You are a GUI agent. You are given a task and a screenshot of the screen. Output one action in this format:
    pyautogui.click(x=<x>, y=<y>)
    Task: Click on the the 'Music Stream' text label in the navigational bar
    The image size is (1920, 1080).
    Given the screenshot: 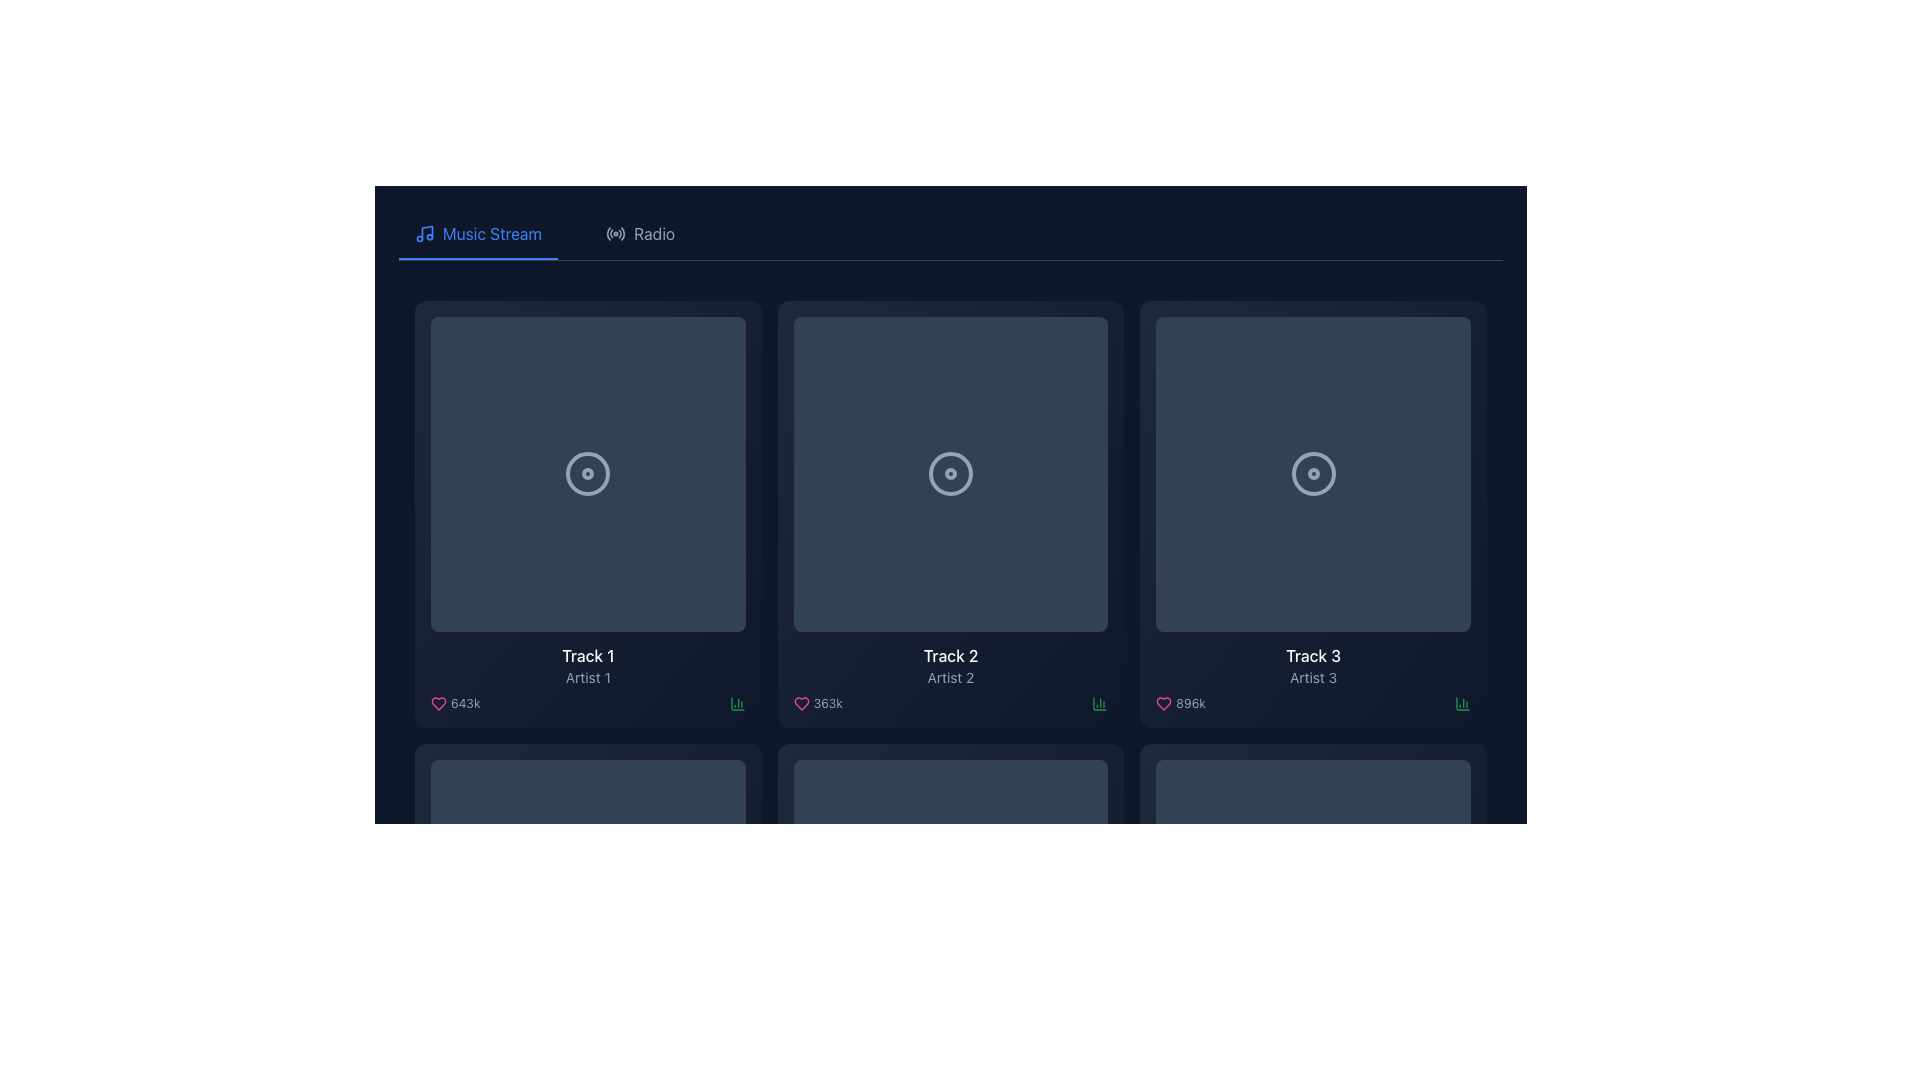 What is the action you would take?
    pyautogui.click(x=492, y=233)
    